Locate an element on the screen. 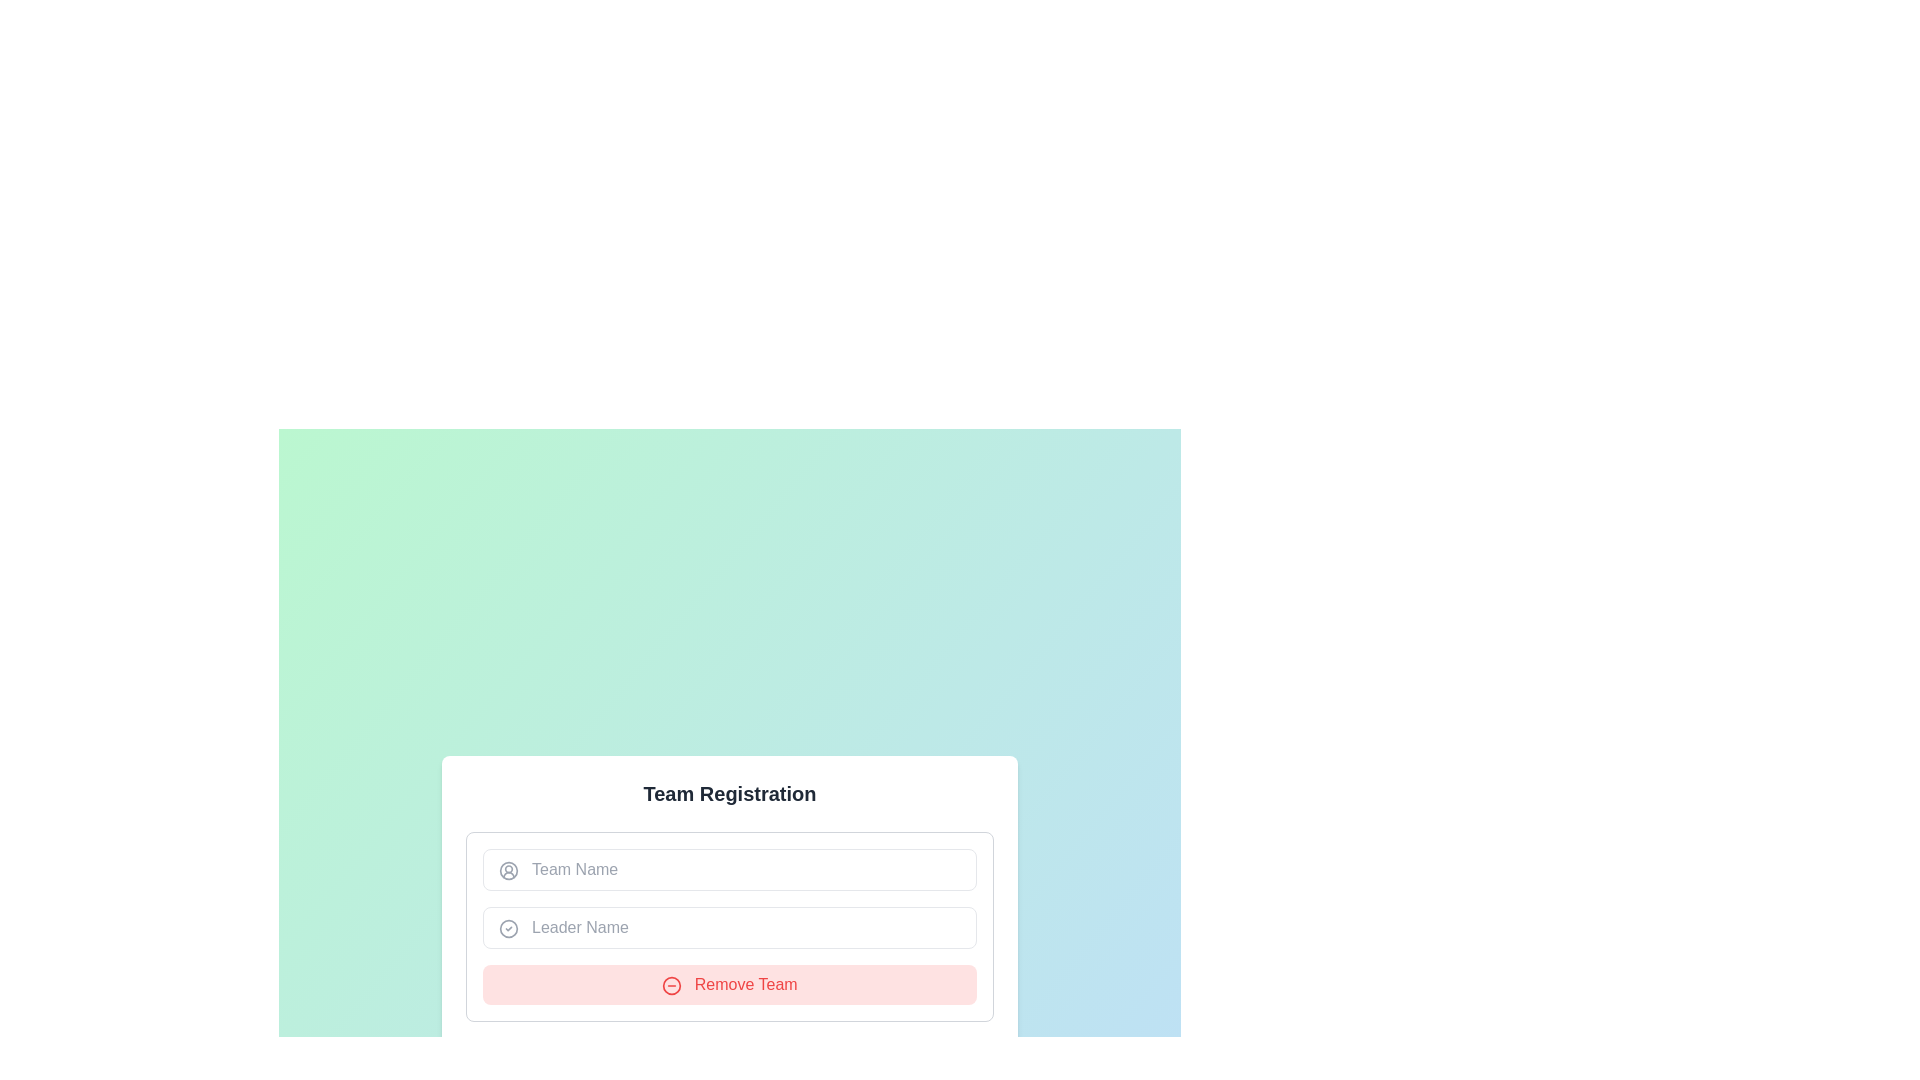  the remove team button located at the bottom of the form by is located at coordinates (728, 983).